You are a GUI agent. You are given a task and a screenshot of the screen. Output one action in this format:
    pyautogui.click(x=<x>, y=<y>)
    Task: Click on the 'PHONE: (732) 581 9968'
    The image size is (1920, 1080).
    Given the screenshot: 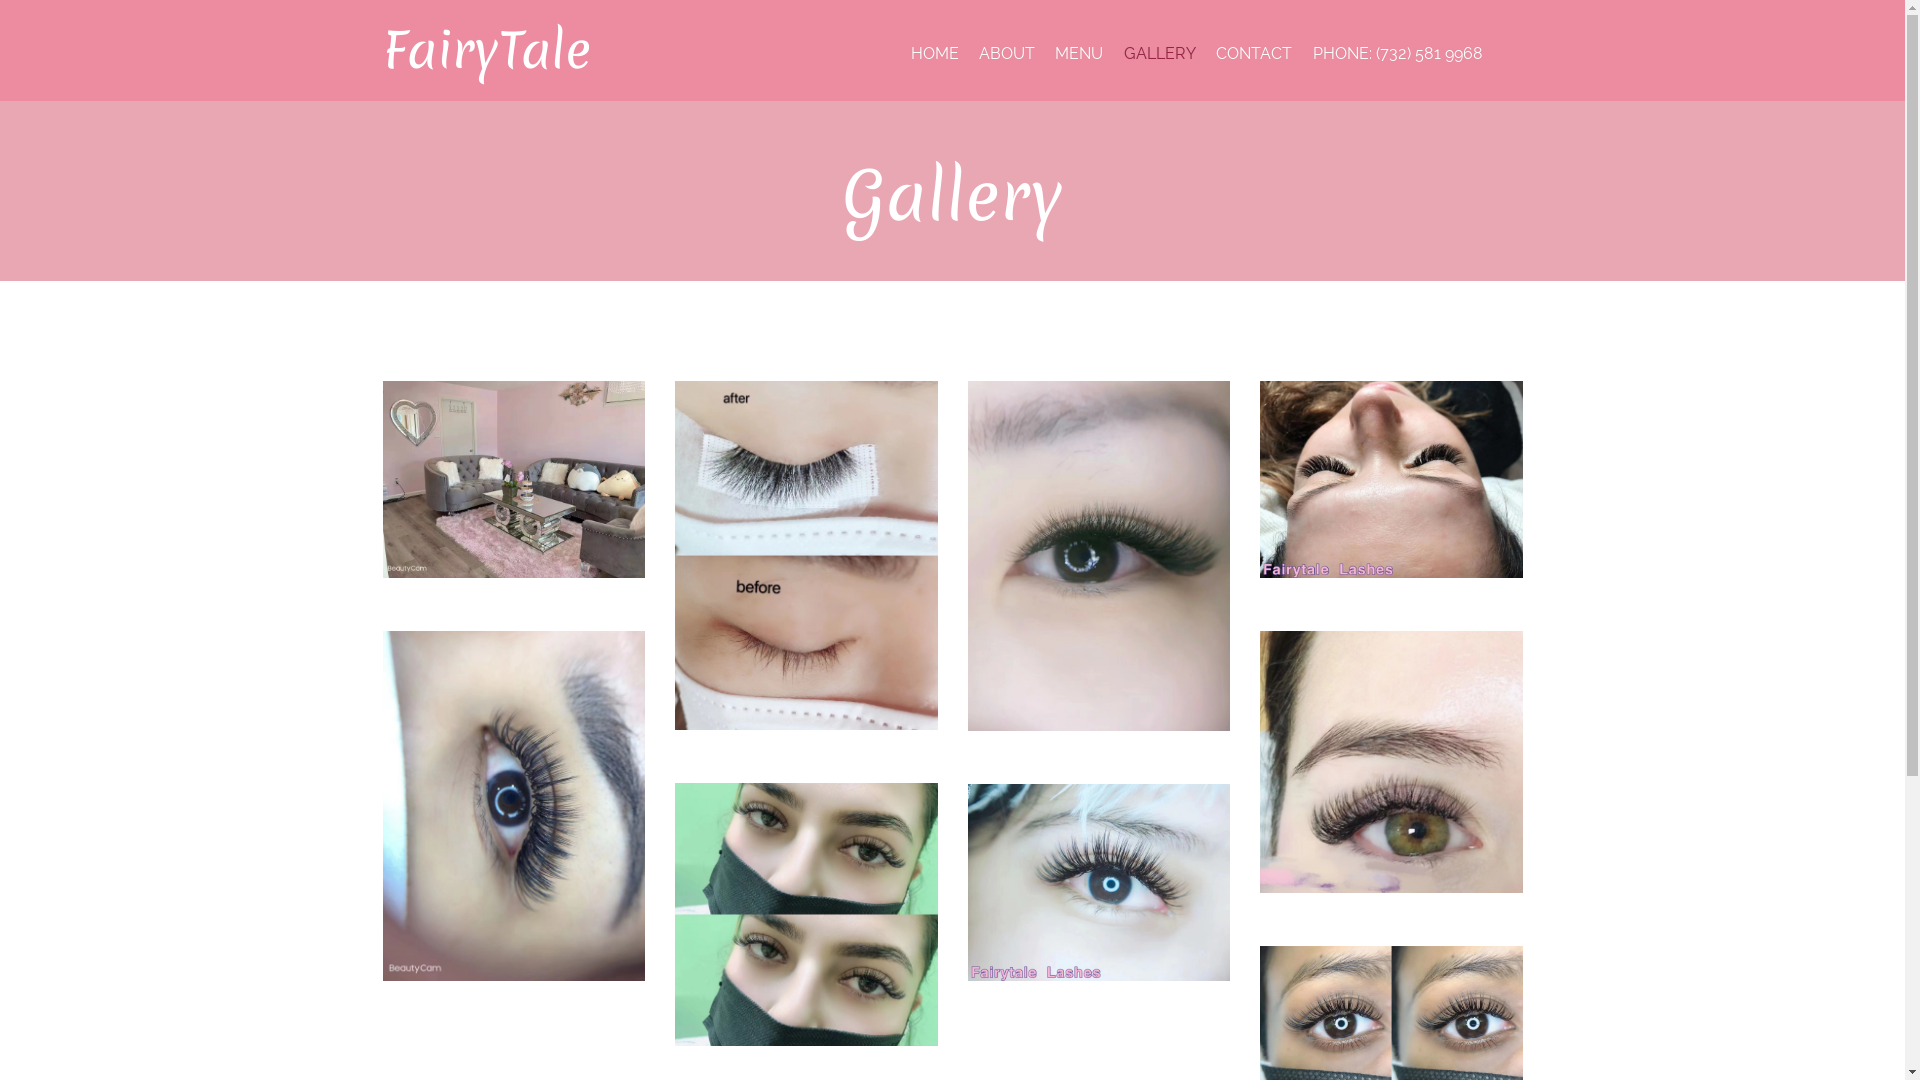 What is the action you would take?
    pyautogui.click(x=1396, y=53)
    